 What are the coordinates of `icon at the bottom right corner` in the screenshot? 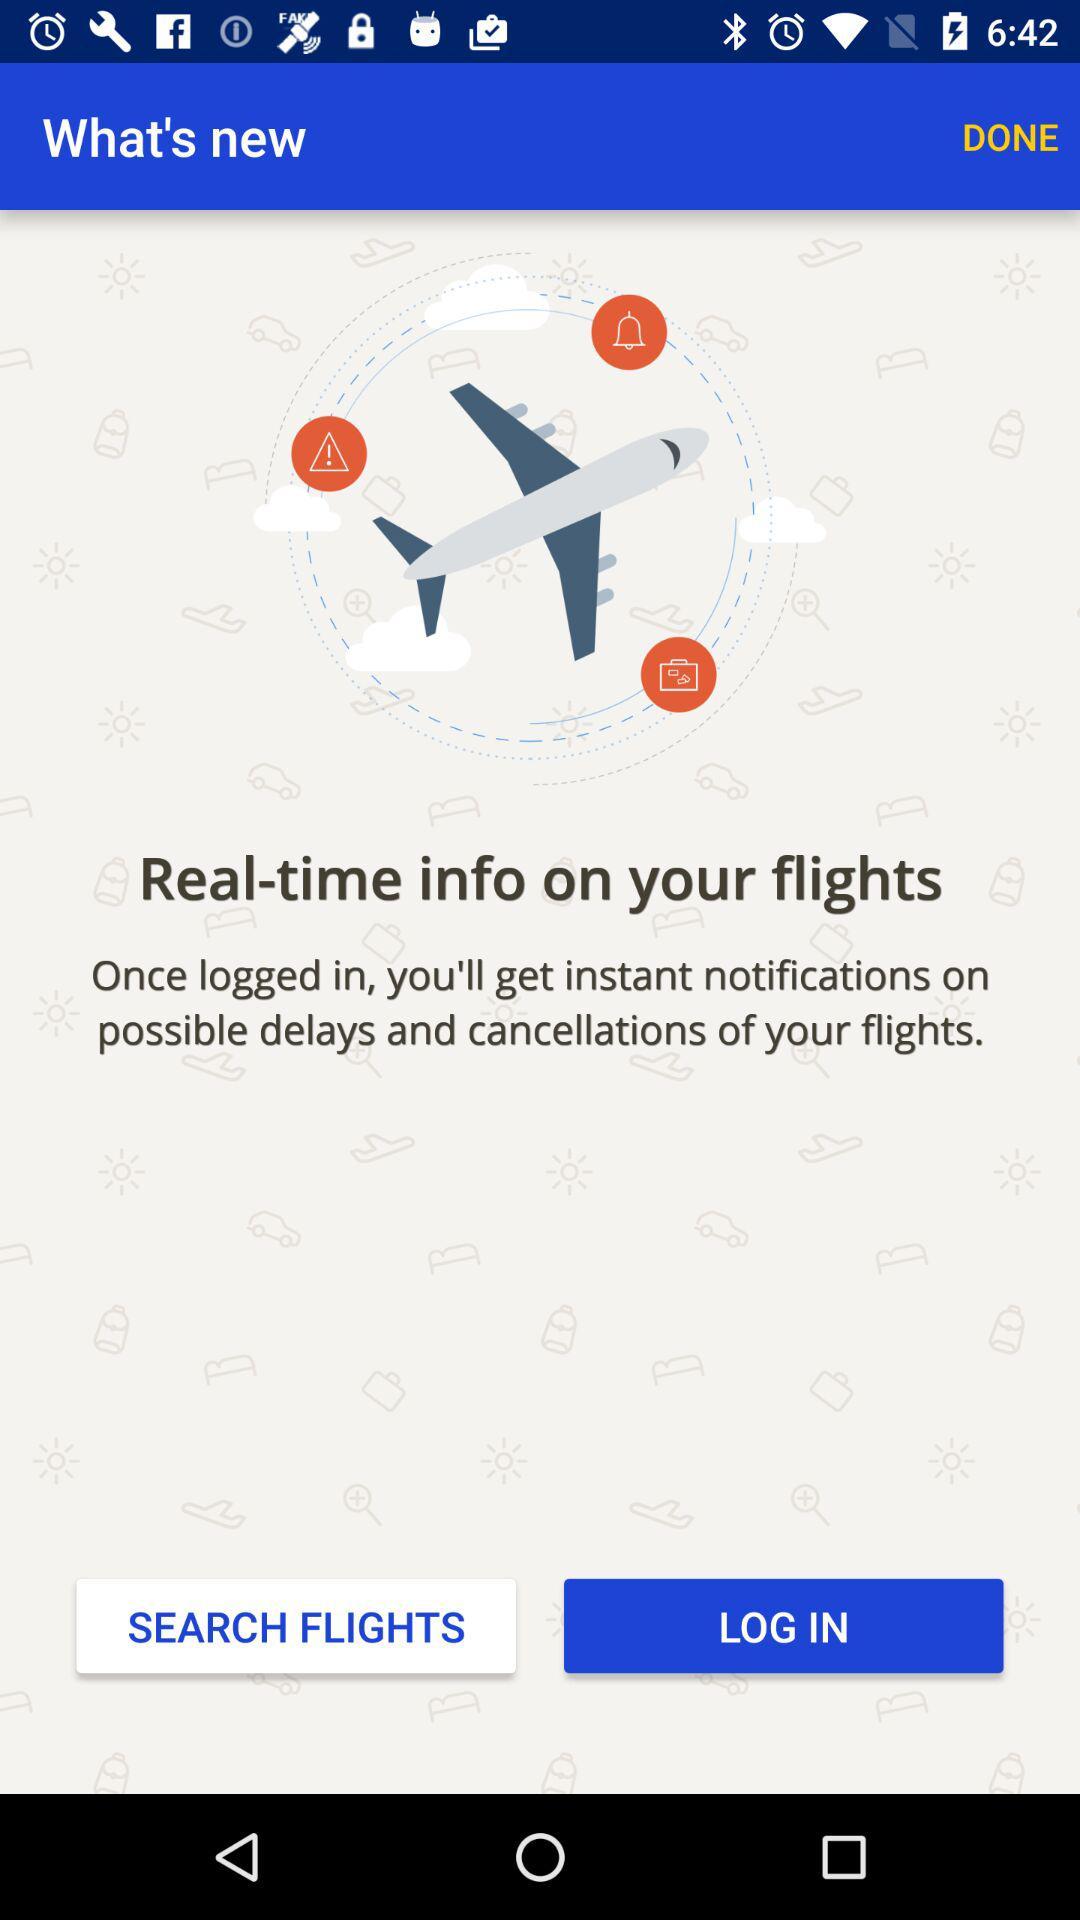 It's located at (782, 1626).